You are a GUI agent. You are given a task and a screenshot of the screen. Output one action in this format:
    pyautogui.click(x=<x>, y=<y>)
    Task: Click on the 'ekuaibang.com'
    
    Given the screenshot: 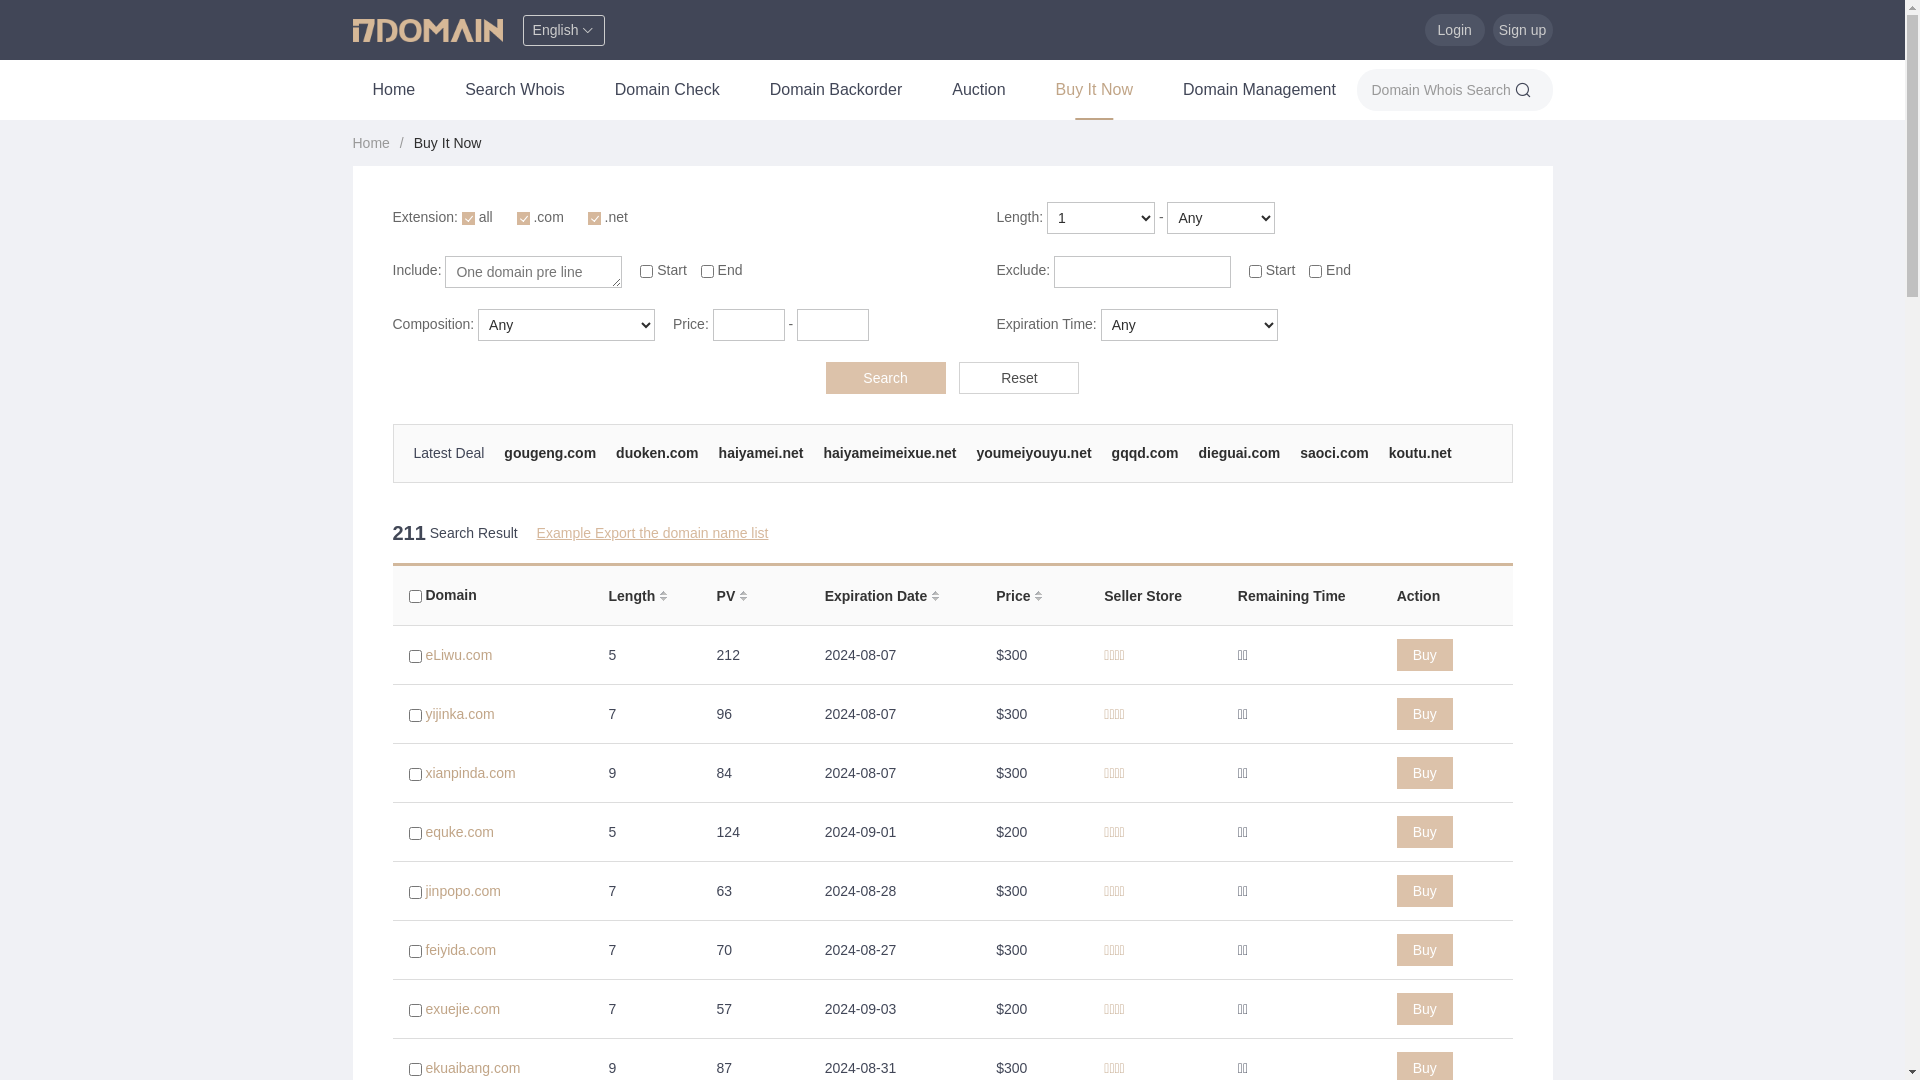 What is the action you would take?
    pyautogui.click(x=471, y=1067)
    